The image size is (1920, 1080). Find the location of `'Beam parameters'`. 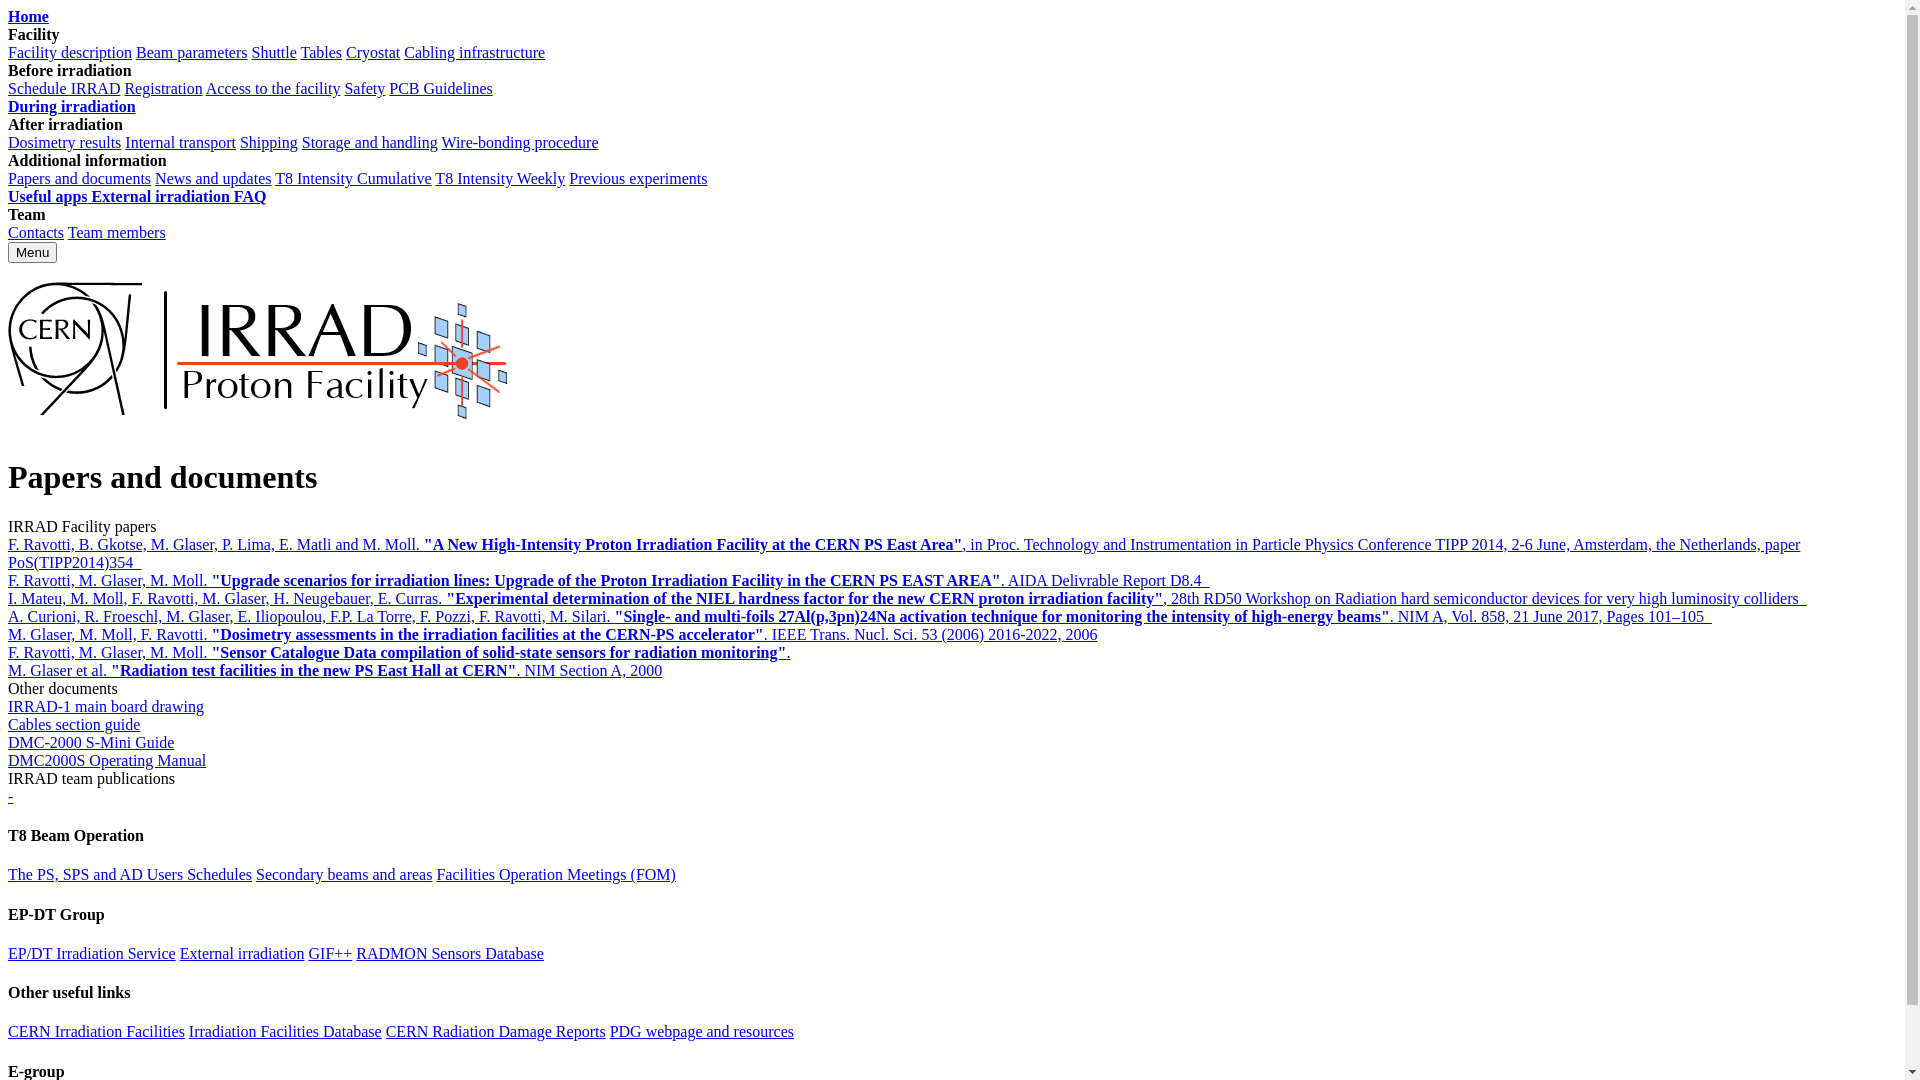

'Beam parameters' is located at coordinates (192, 51).